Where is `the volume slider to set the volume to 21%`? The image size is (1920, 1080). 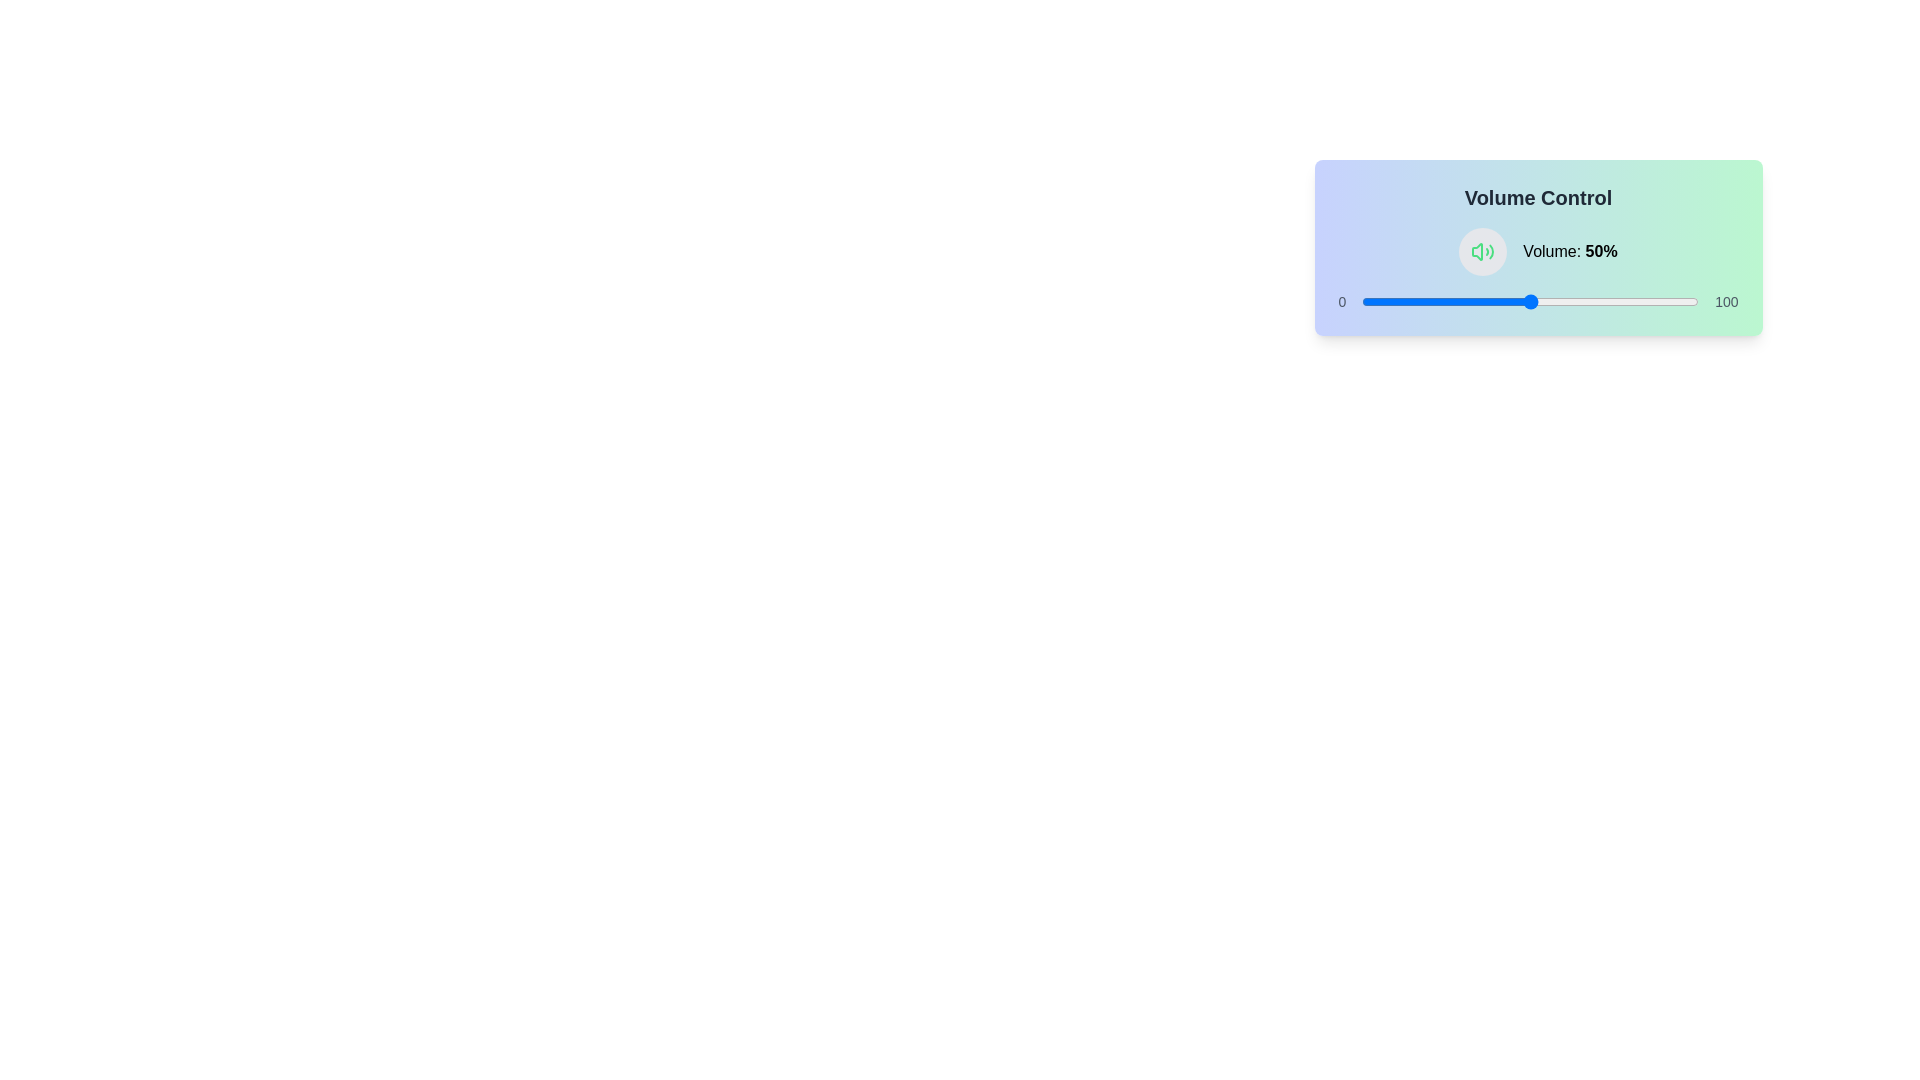 the volume slider to set the volume to 21% is located at coordinates (1432, 301).